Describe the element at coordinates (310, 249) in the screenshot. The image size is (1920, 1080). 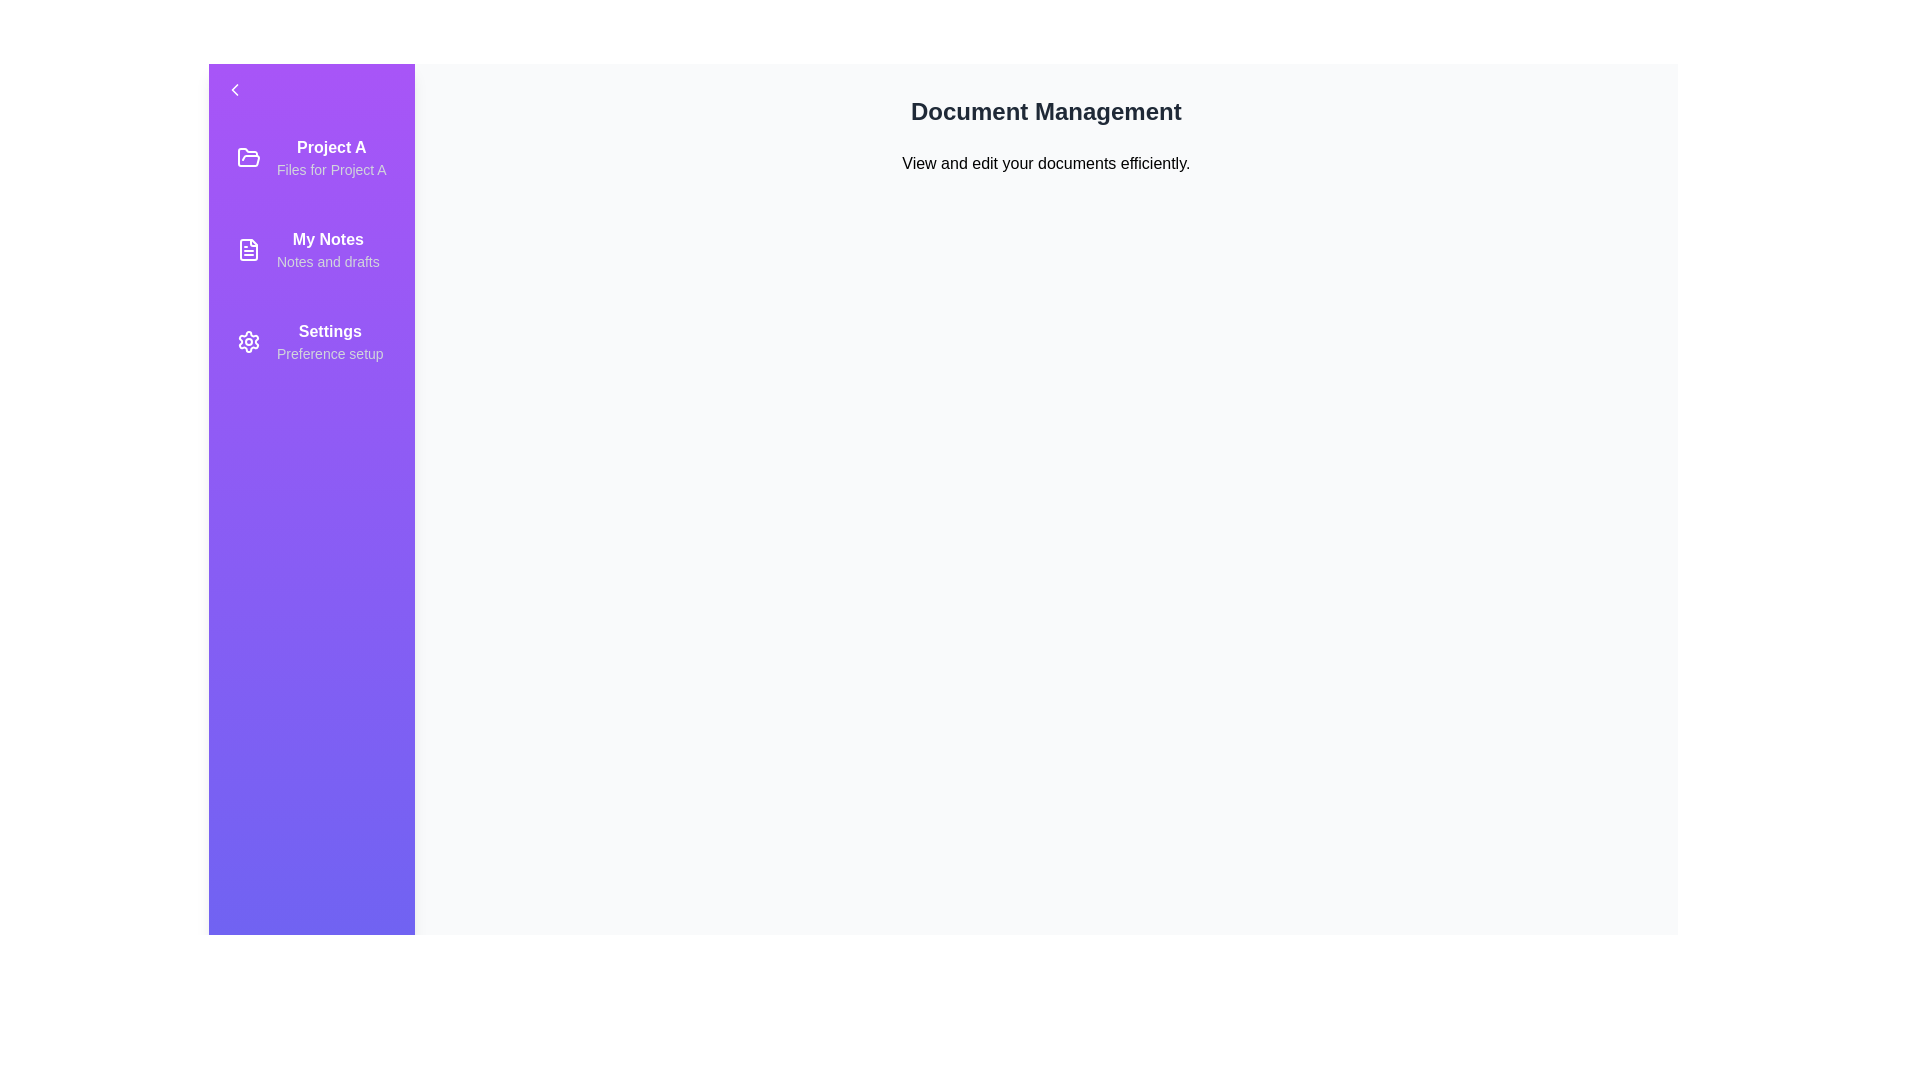
I see `the item My Notes from the list in the drawer` at that location.